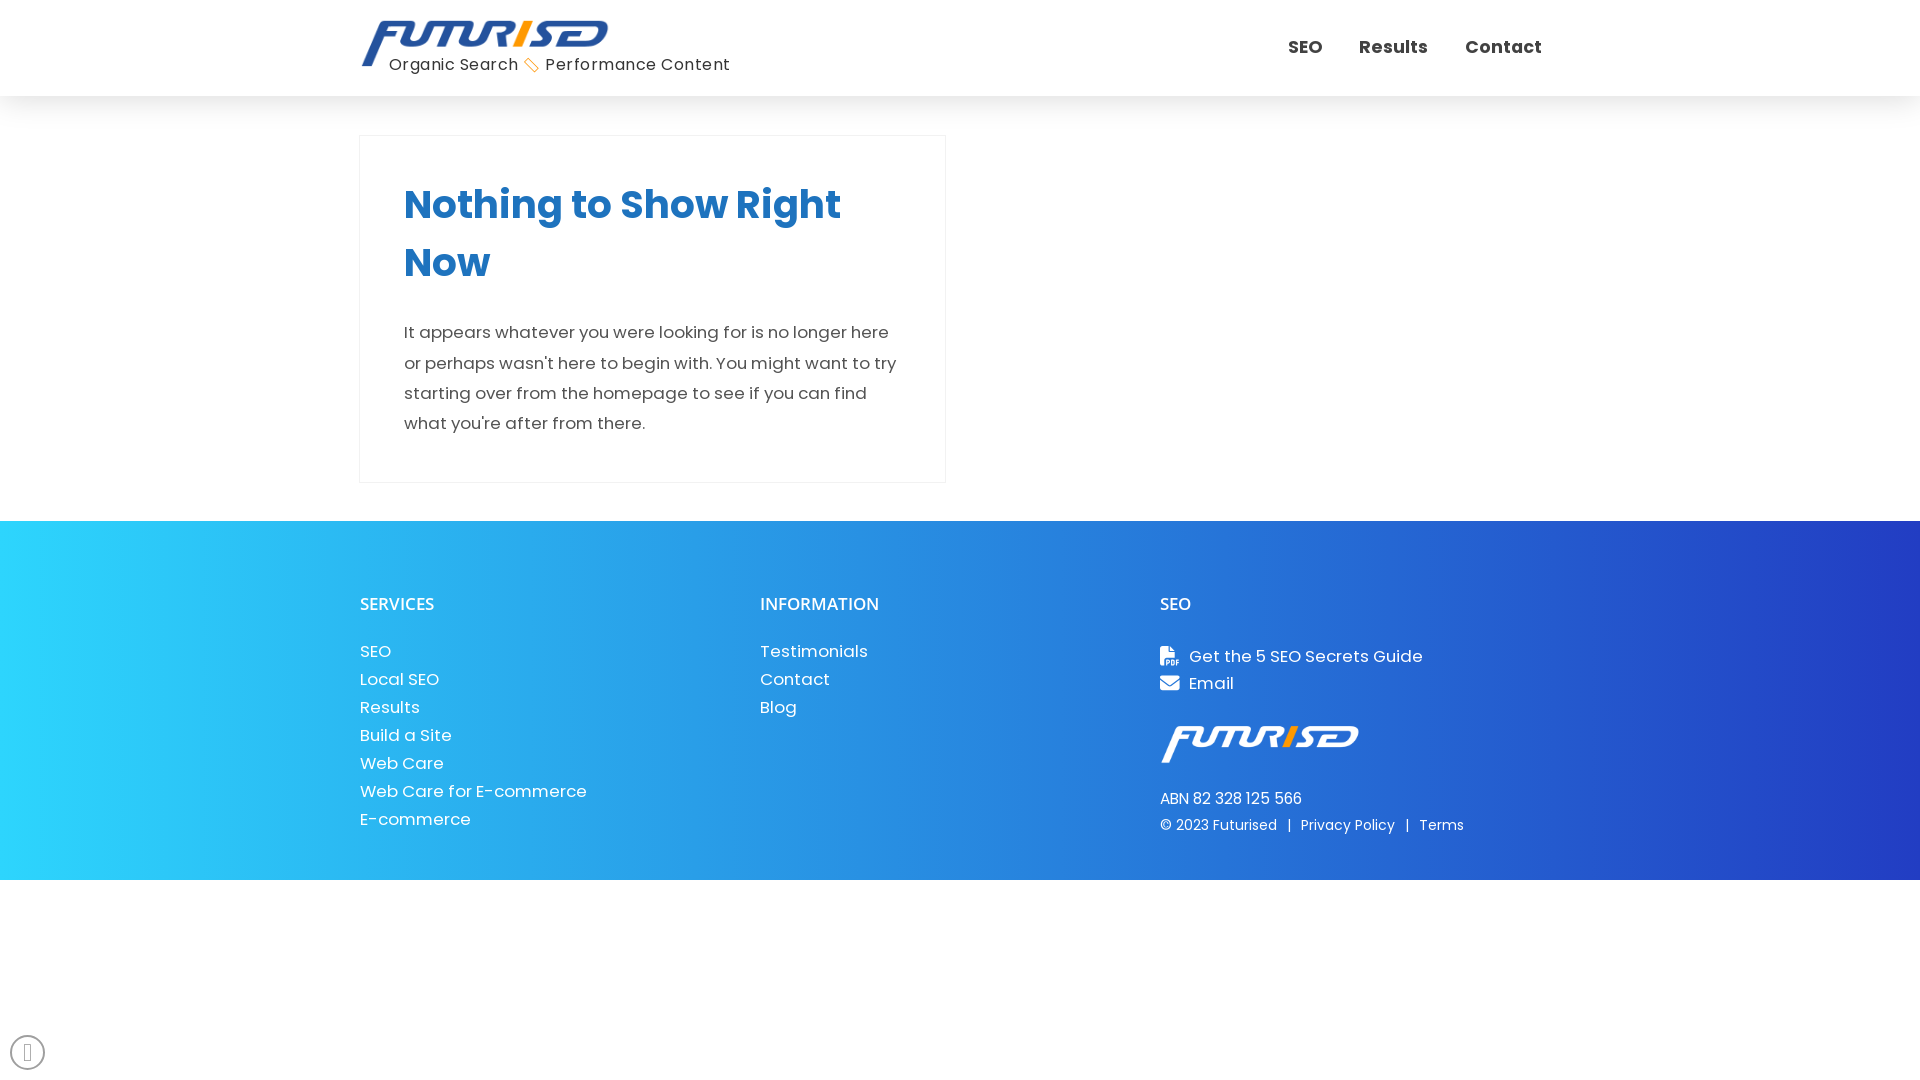 Image resolution: width=1920 pixels, height=1080 pixels. Describe the element at coordinates (1348, 825) in the screenshot. I see `'Privacy Policy'` at that location.